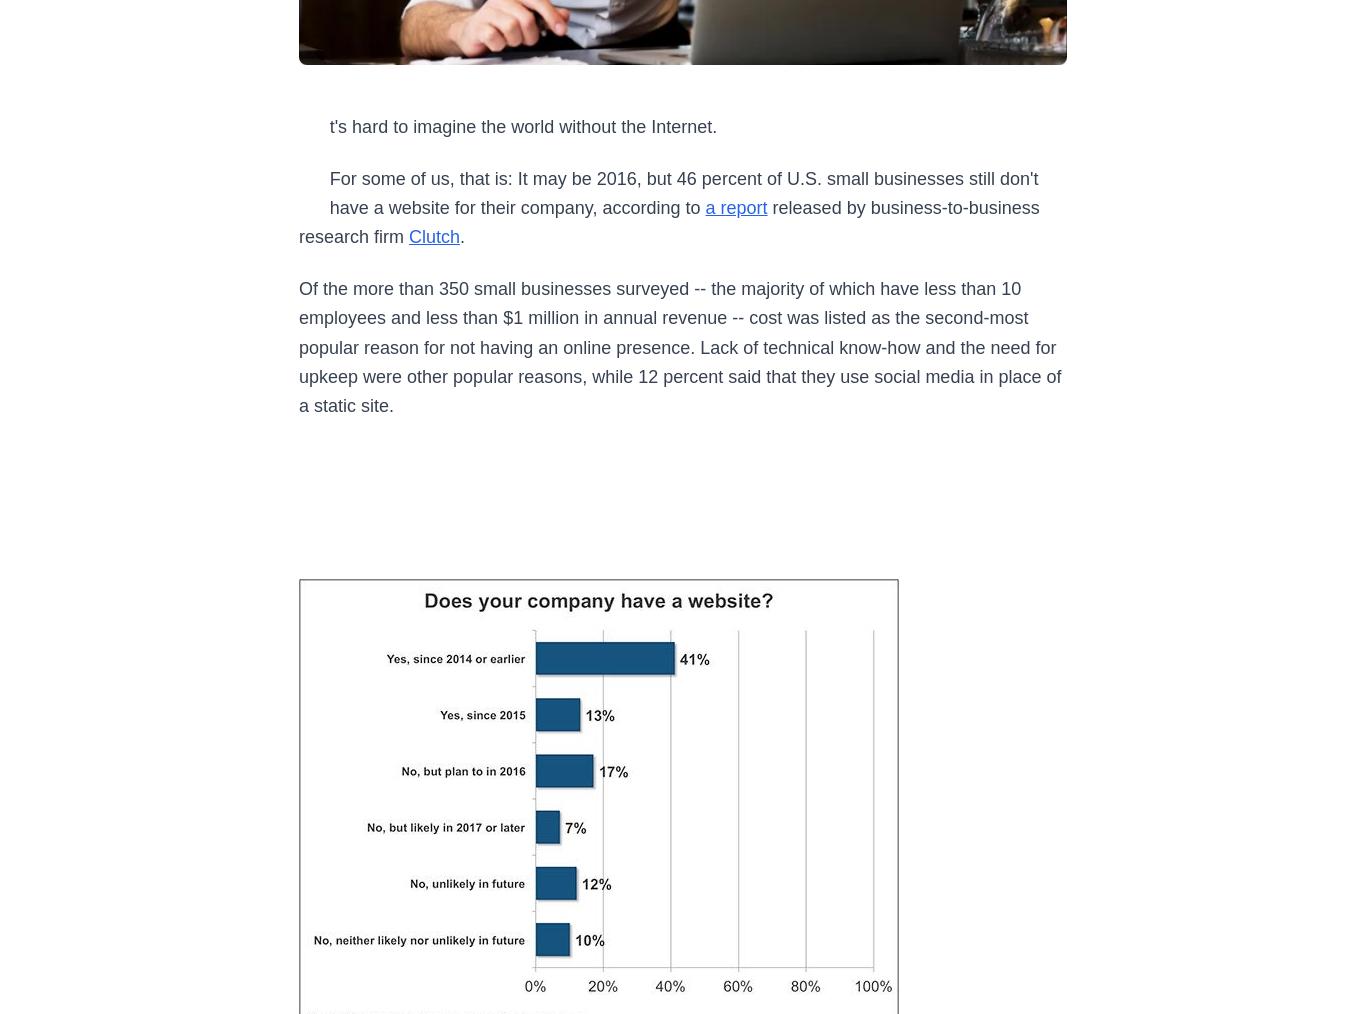  What do you see at coordinates (398, 879) in the screenshot?
I see `'We'll be in your inbox every morning Monday-Saturday with all the day’s top business news, inspiring stories, best advice and exclusive reporting from Entrepreneur.'` at bounding box center [398, 879].